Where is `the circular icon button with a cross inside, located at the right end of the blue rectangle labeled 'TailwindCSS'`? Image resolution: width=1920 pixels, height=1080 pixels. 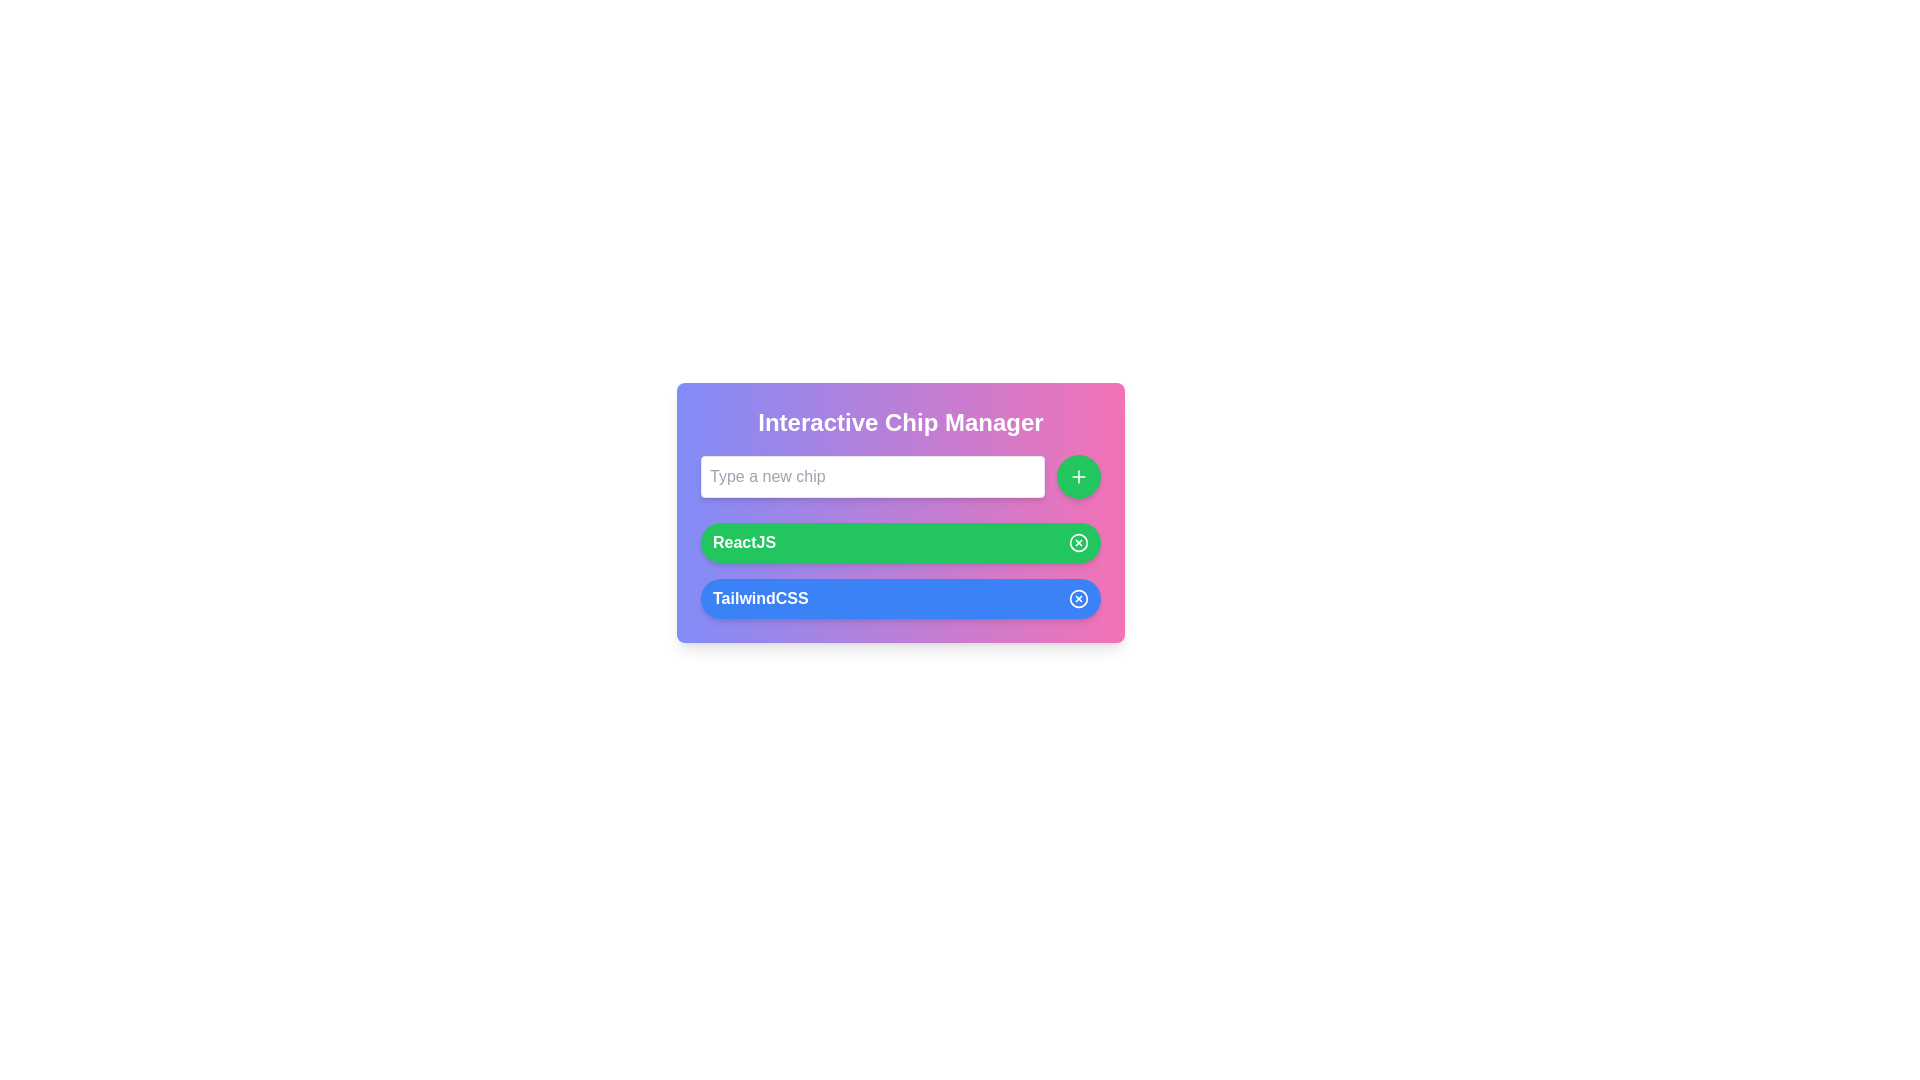
the circular icon button with a cross inside, located at the right end of the blue rectangle labeled 'TailwindCSS' is located at coordinates (1078, 597).